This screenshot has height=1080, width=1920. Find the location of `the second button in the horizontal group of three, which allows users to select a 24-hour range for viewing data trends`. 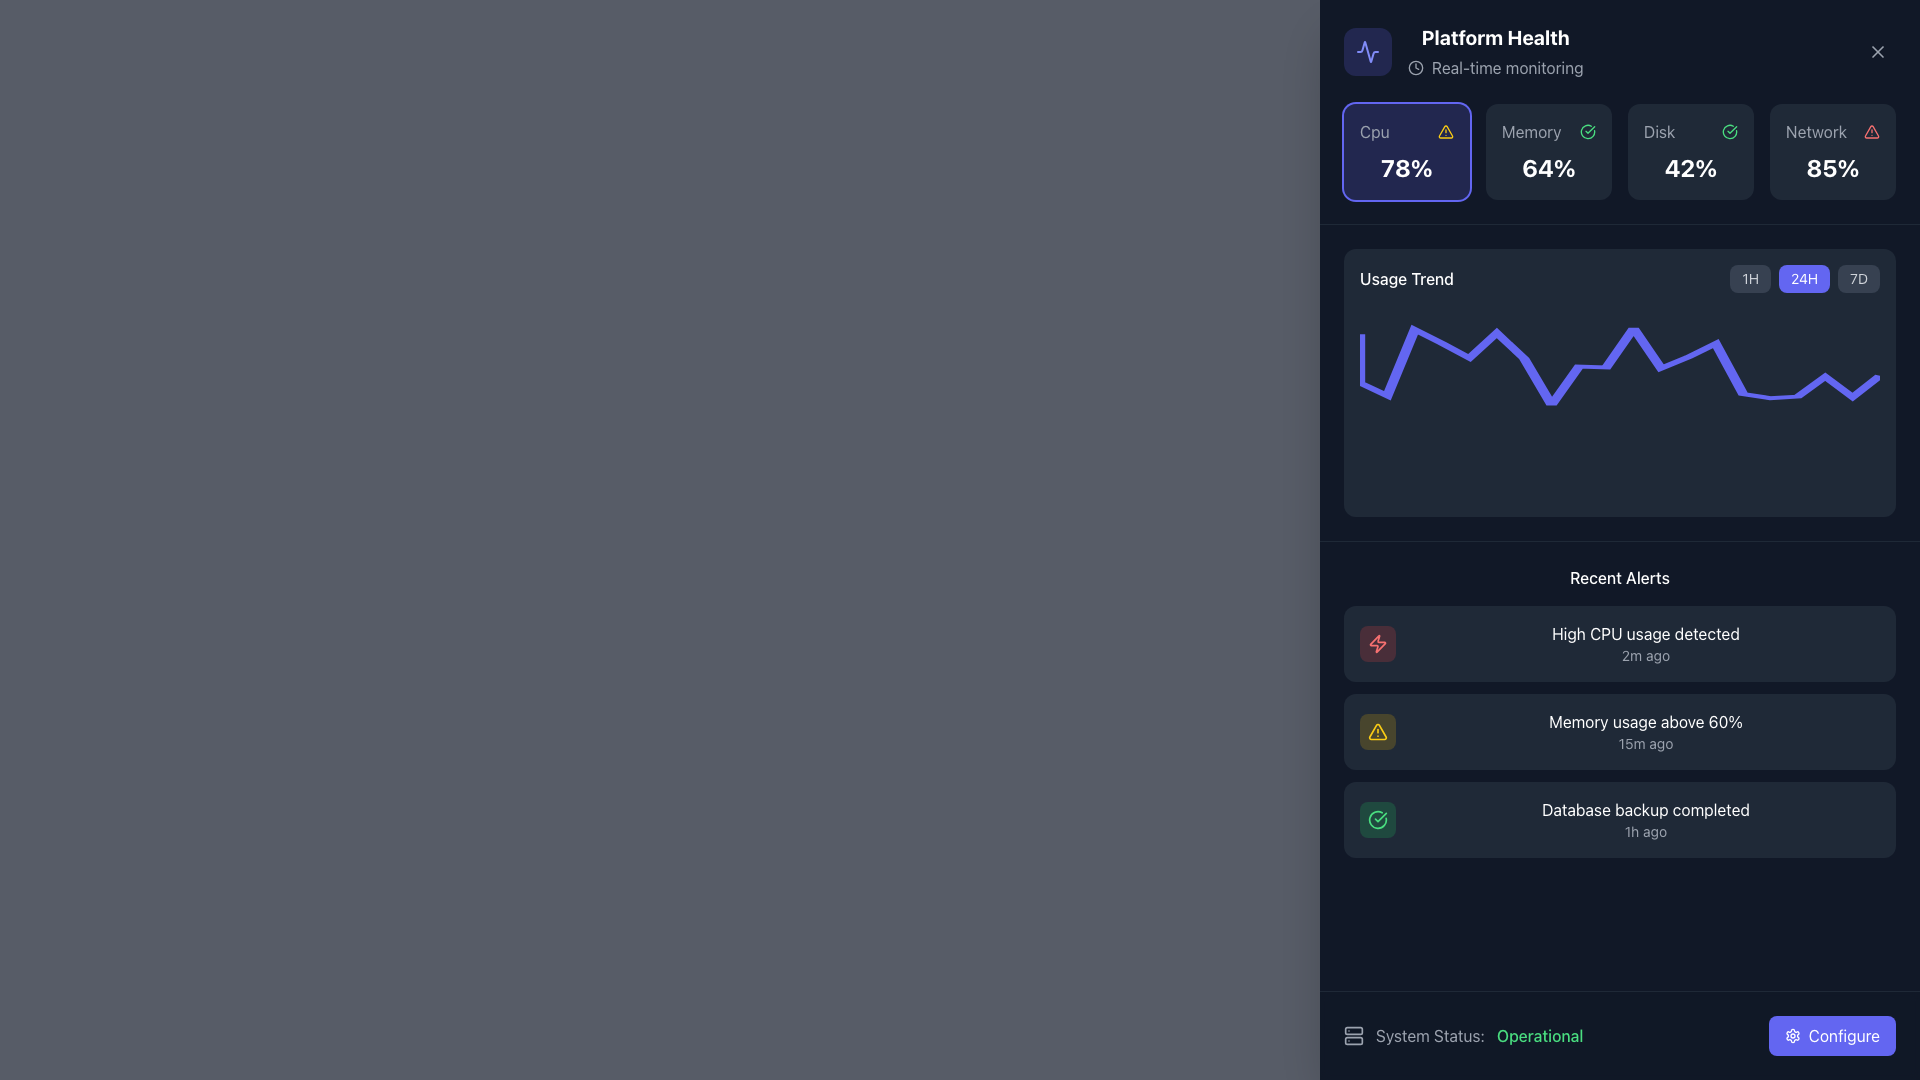

the second button in the horizontal group of three, which allows users to select a 24-hour range for viewing data trends is located at coordinates (1804, 278).